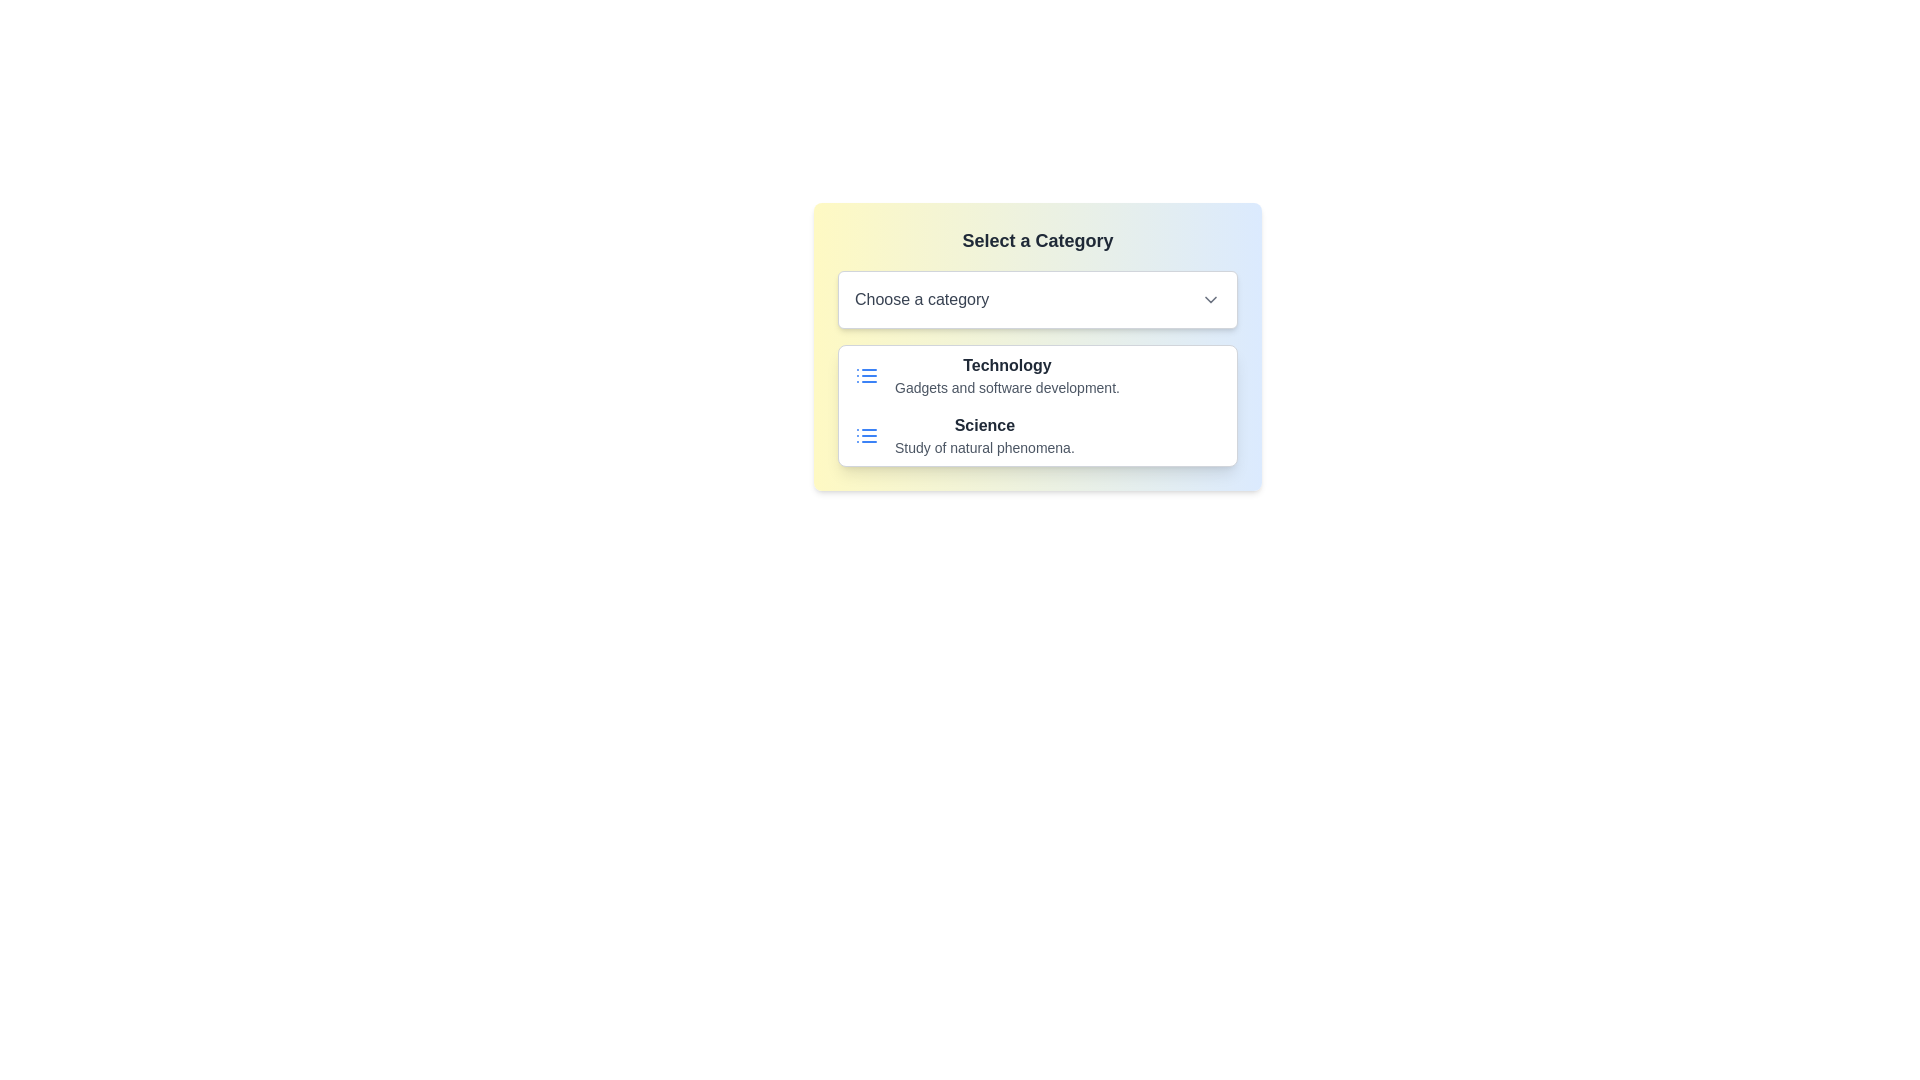  I want to click on the Dropdown Chevron icon located on the right side of the 'Choose a category' field, so click(1209, 300).